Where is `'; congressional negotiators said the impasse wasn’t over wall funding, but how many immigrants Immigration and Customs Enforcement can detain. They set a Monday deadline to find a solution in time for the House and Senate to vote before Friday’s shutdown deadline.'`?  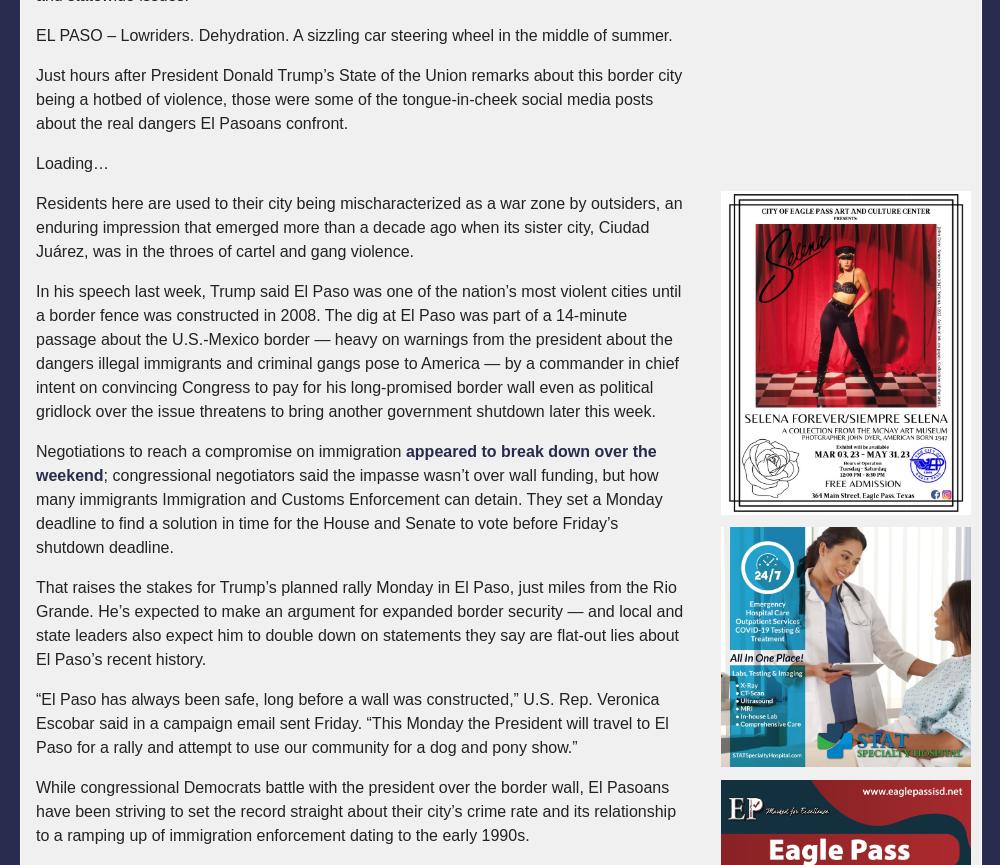 '; congressional negotiators said the impasse wasn’t over wall funding, but how many immigrants Immigration and Customs Enforcement can detain. They set a Monday deadline to find a solution in time for the House and Senate to vote before Friday’s shutdown deadline.' is located at coordinates (348, 510).